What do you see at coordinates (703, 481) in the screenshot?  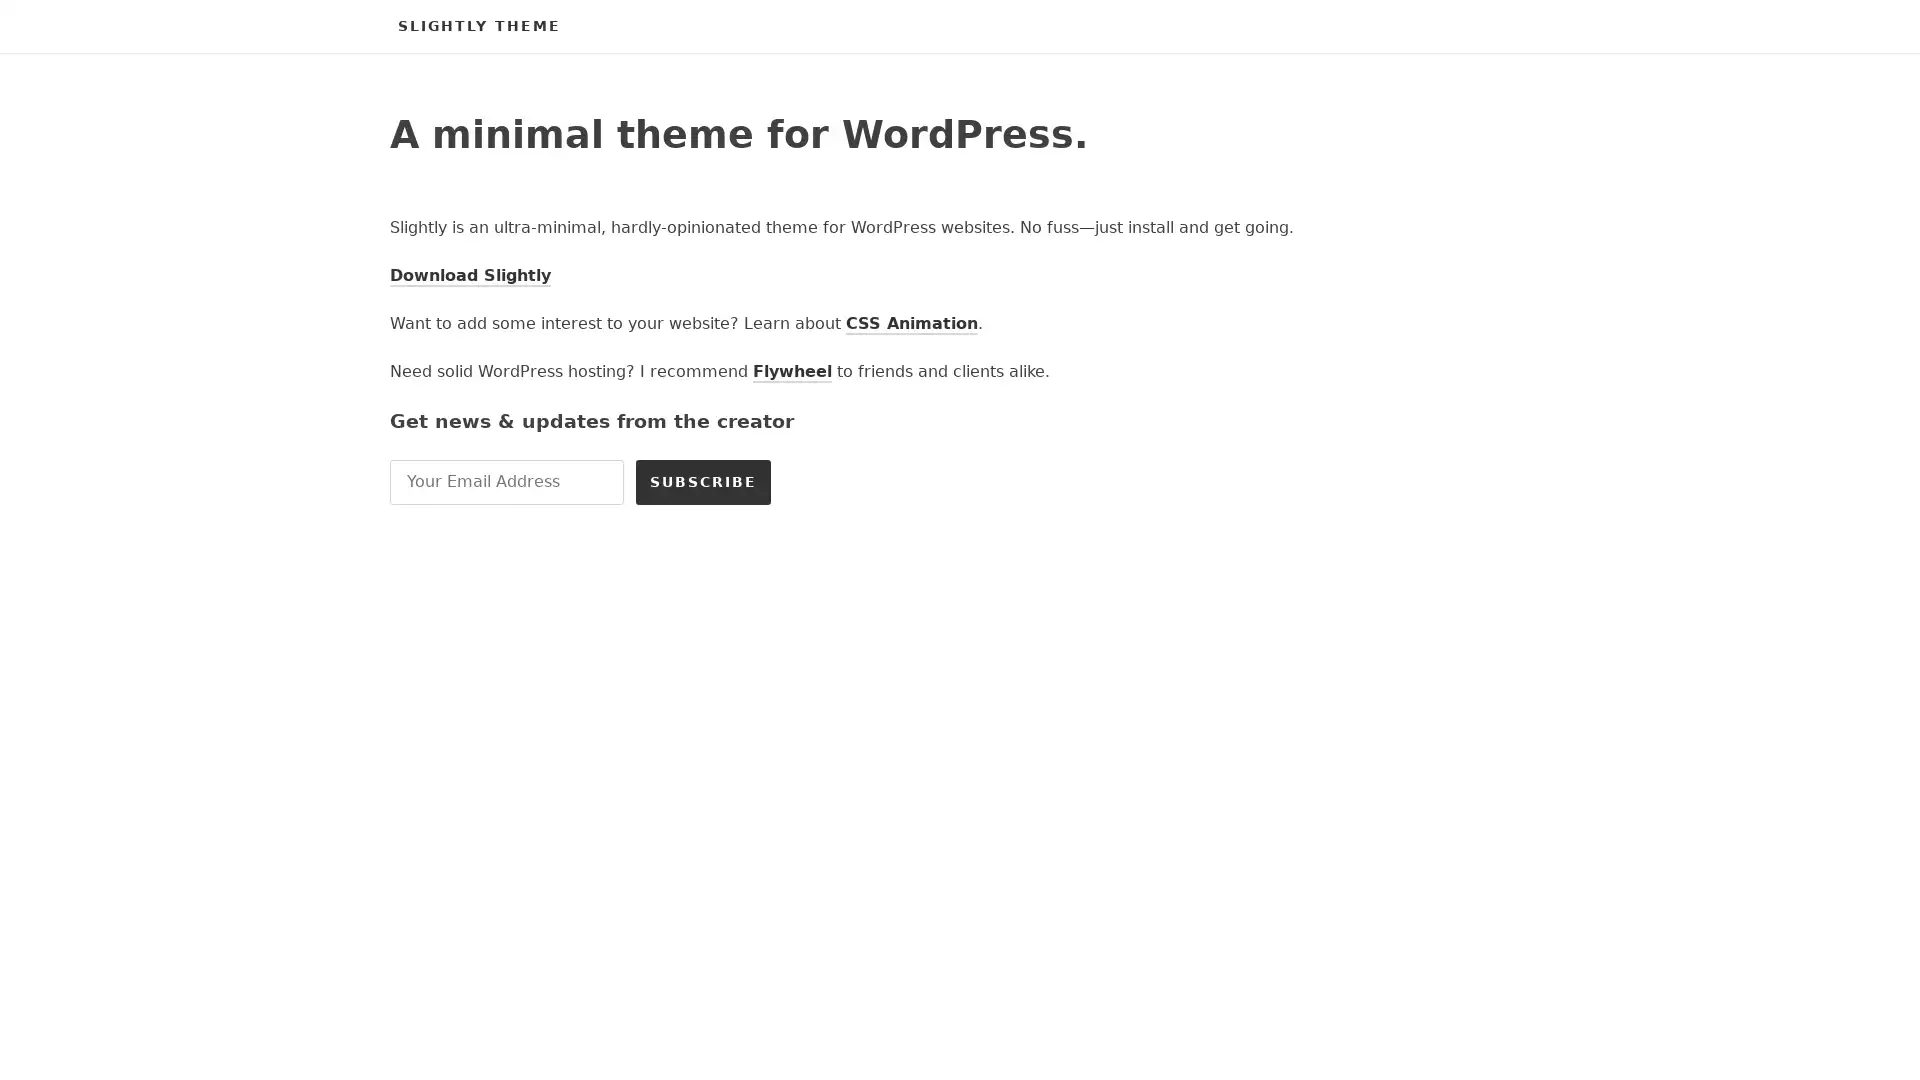 I see `Subscribe` at bounding box center [703, 481].